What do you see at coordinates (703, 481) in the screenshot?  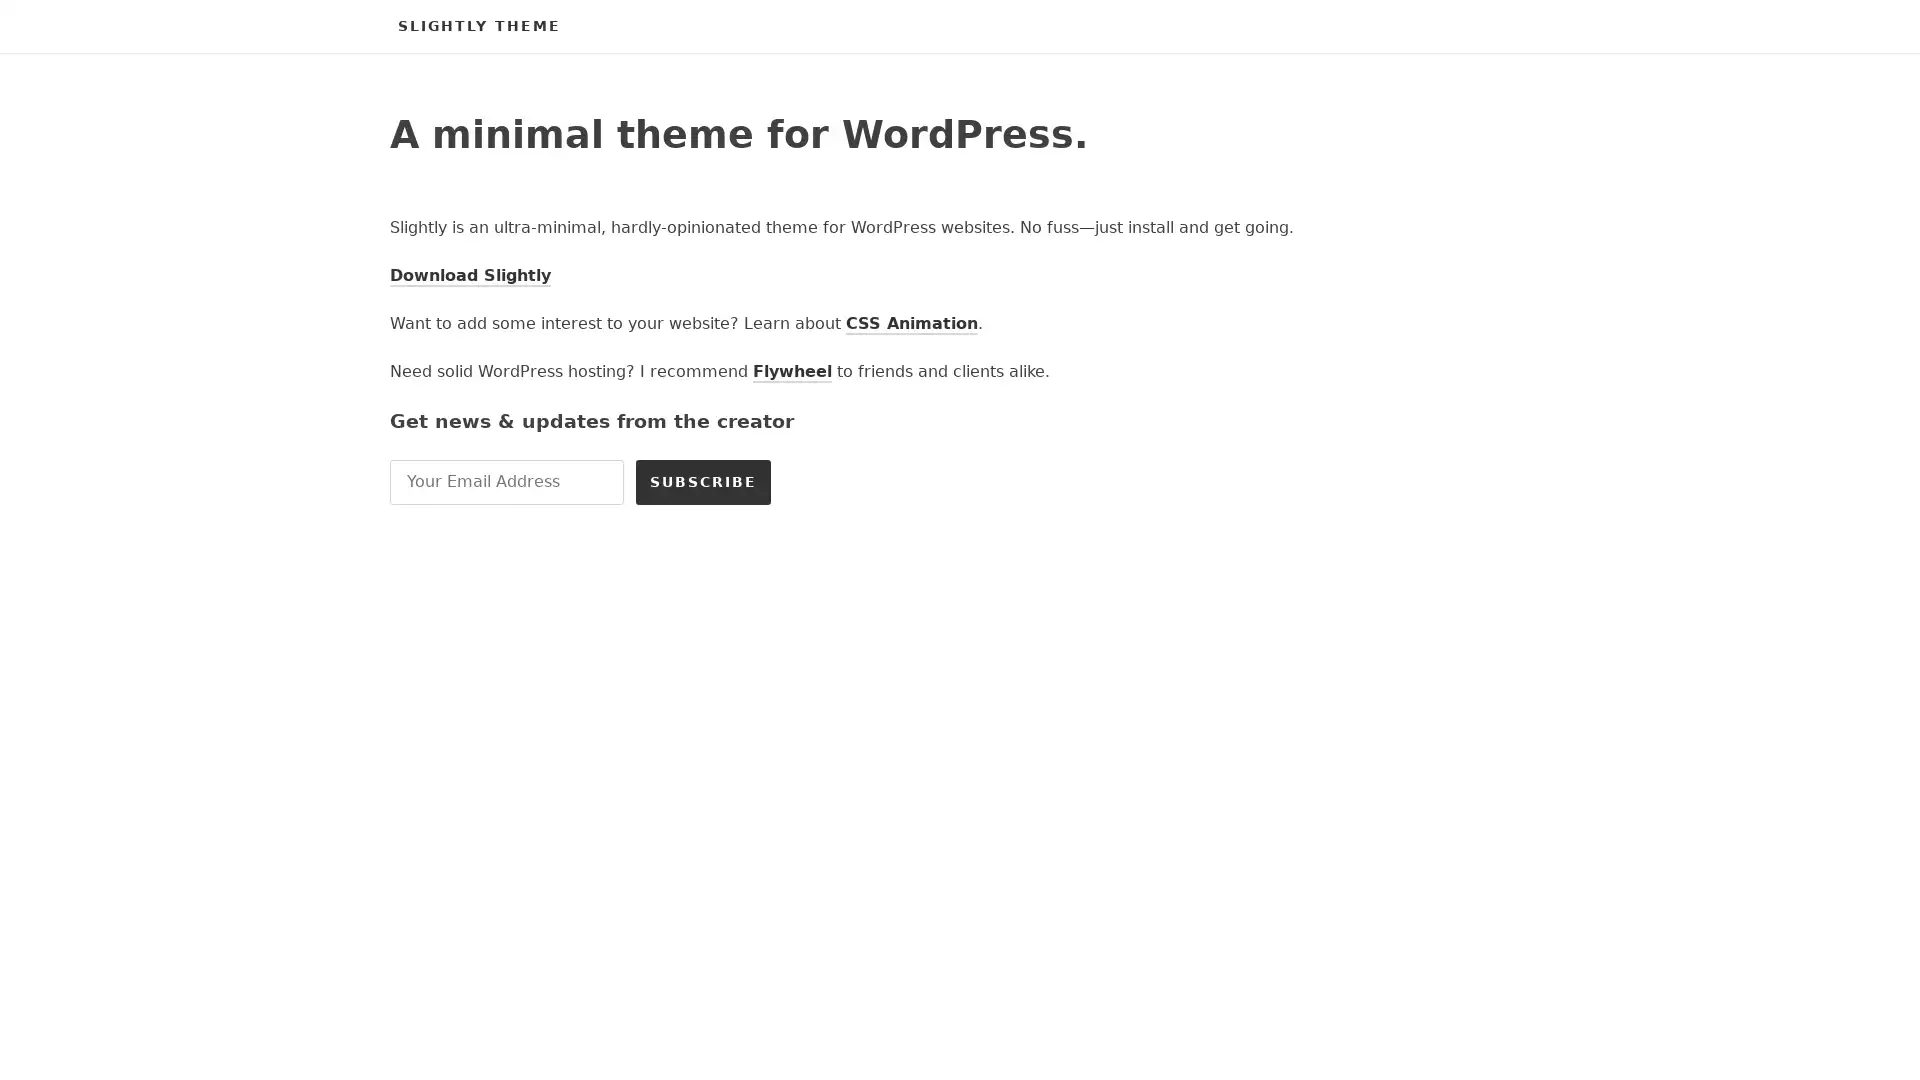 I see `Subscribe` at bounding box center [703, 481].